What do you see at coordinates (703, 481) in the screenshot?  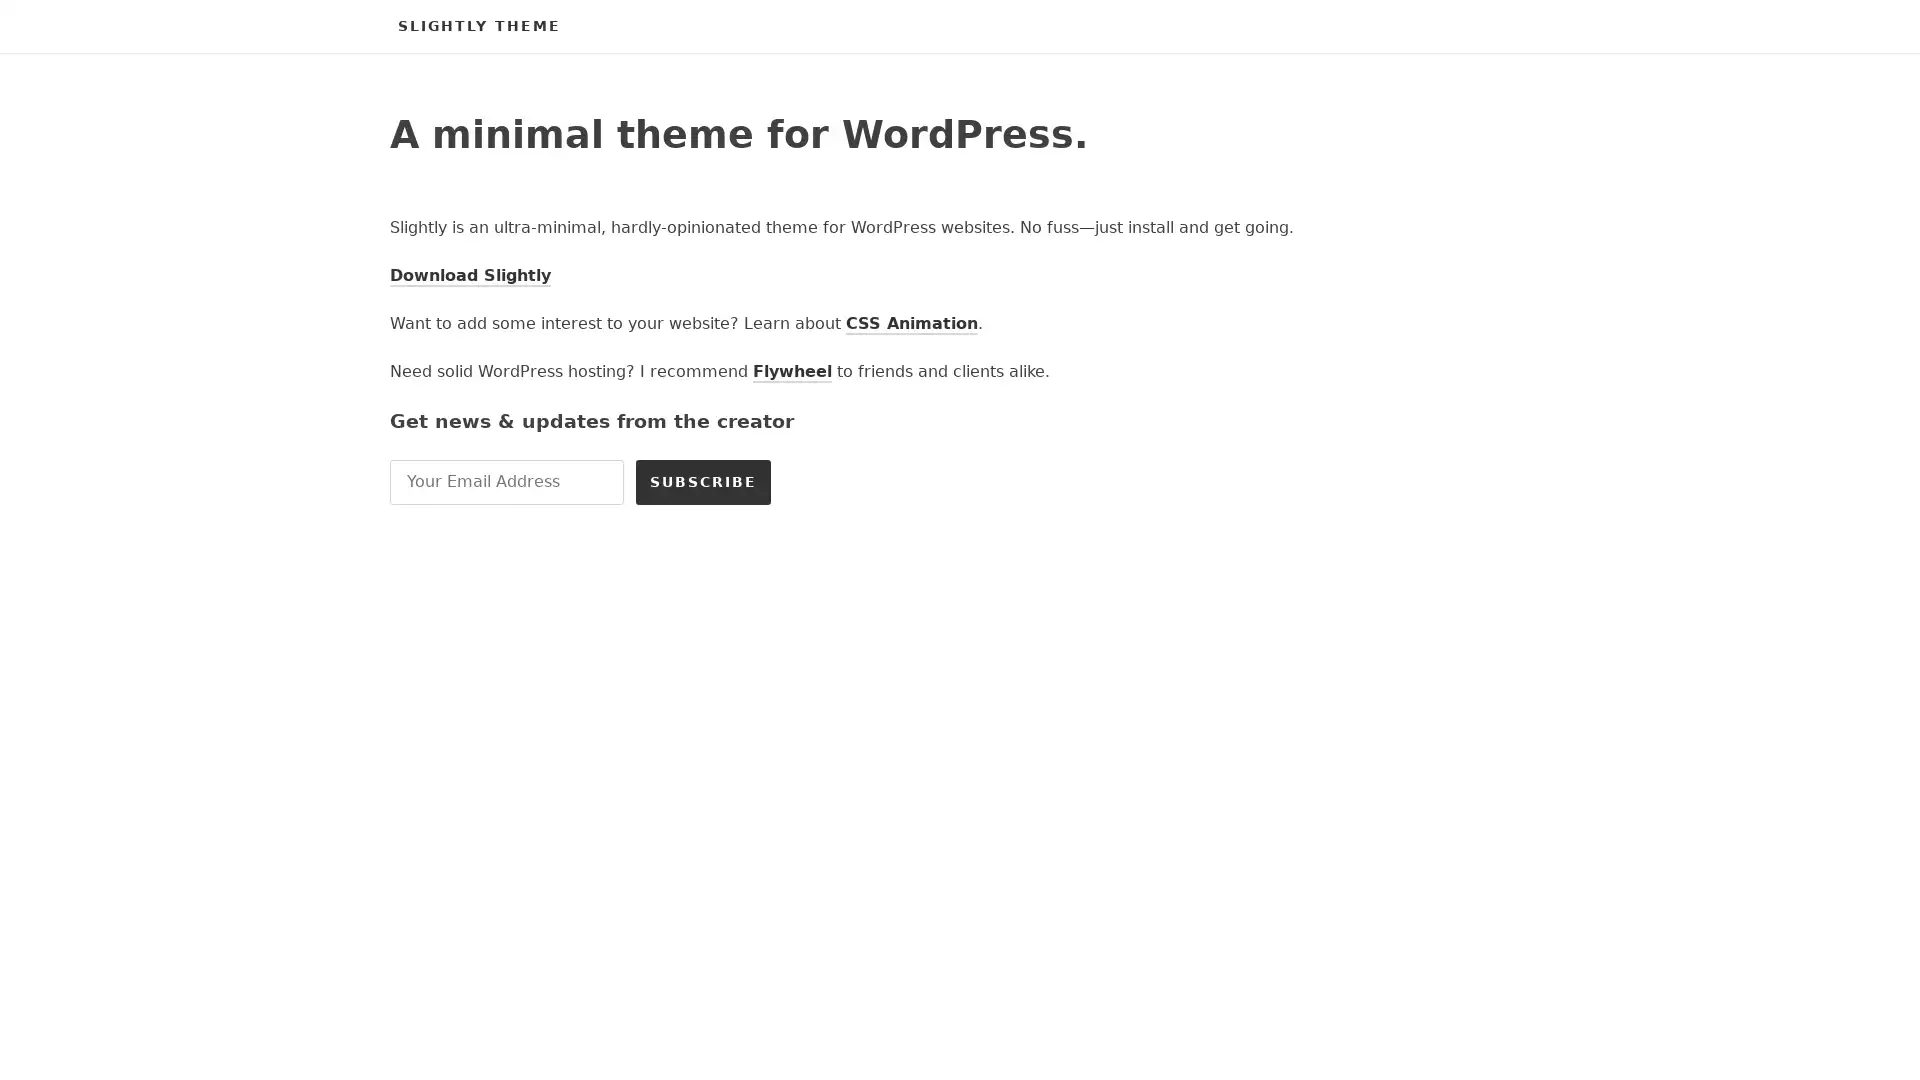 I see `Subscribe` at bounding box center [703, 481].